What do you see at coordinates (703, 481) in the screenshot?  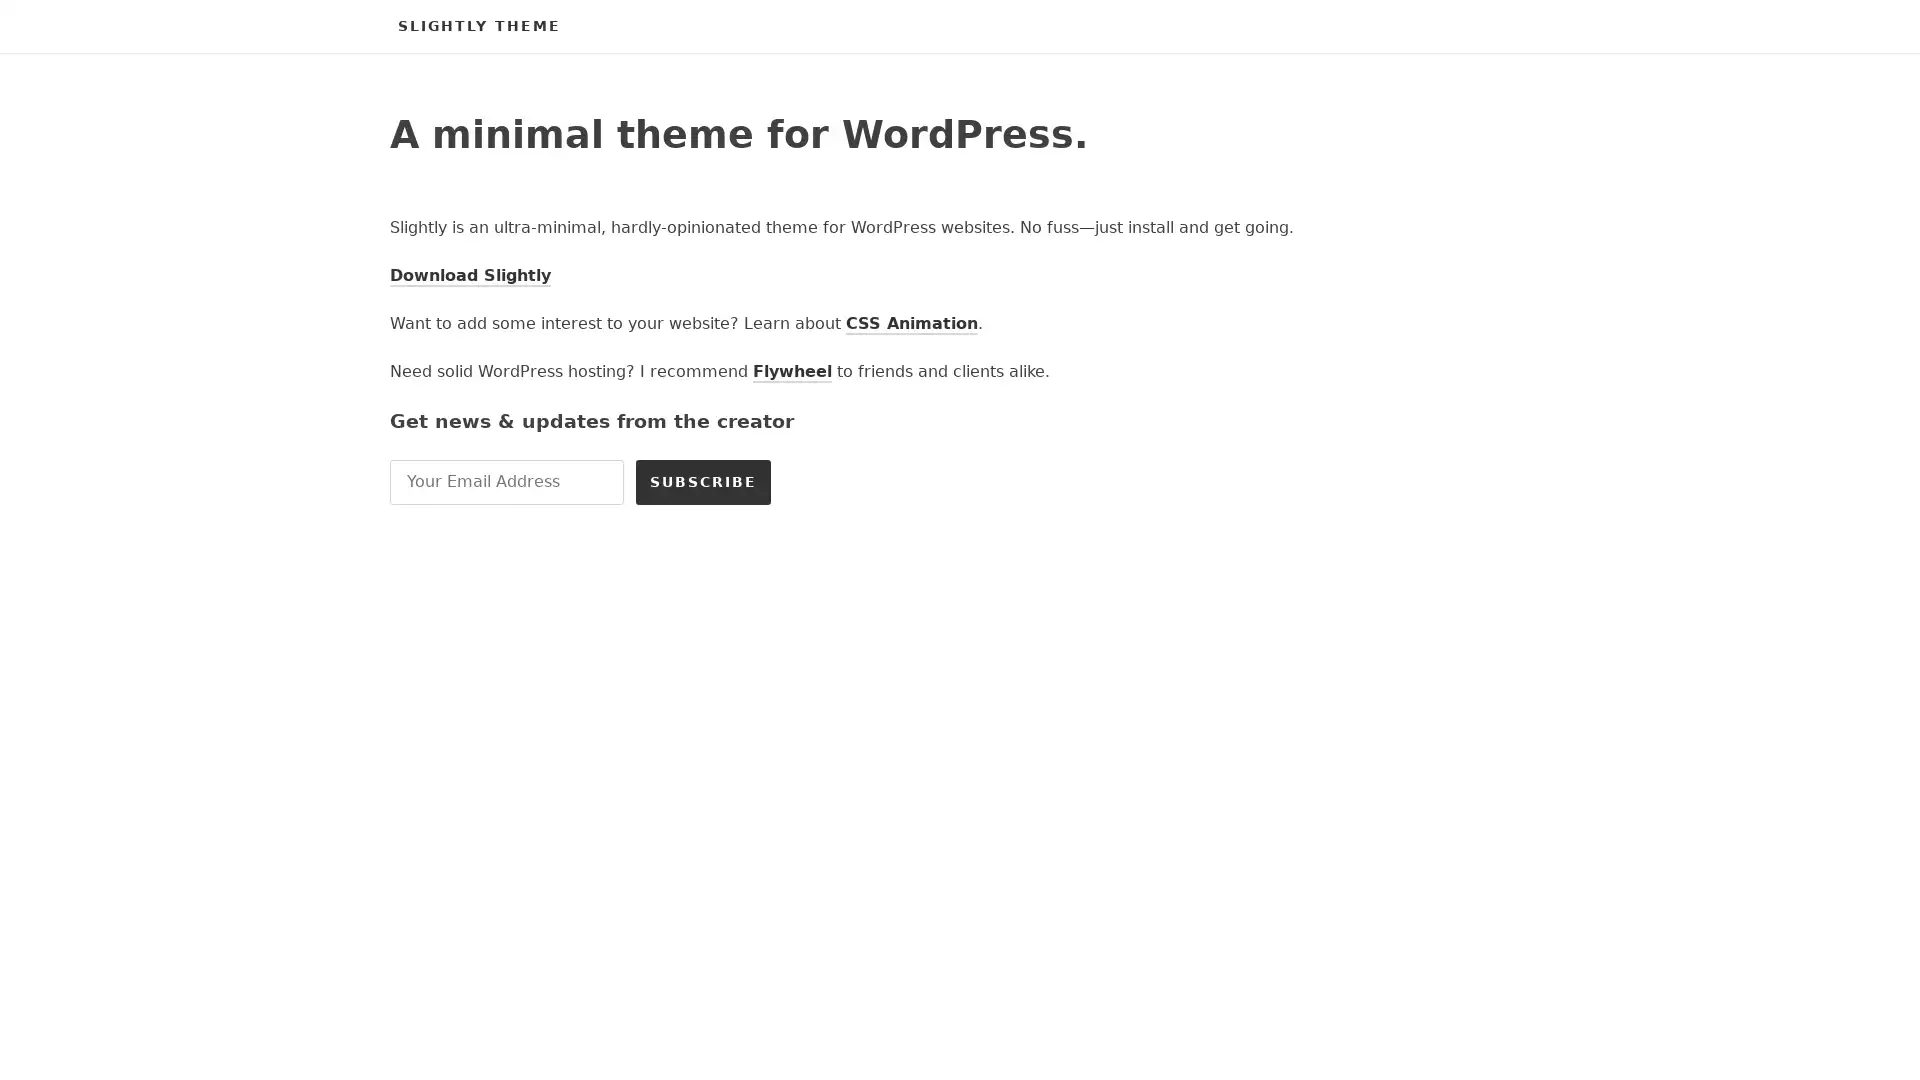 I see `Subscribe` at bounding box center [703, 481].